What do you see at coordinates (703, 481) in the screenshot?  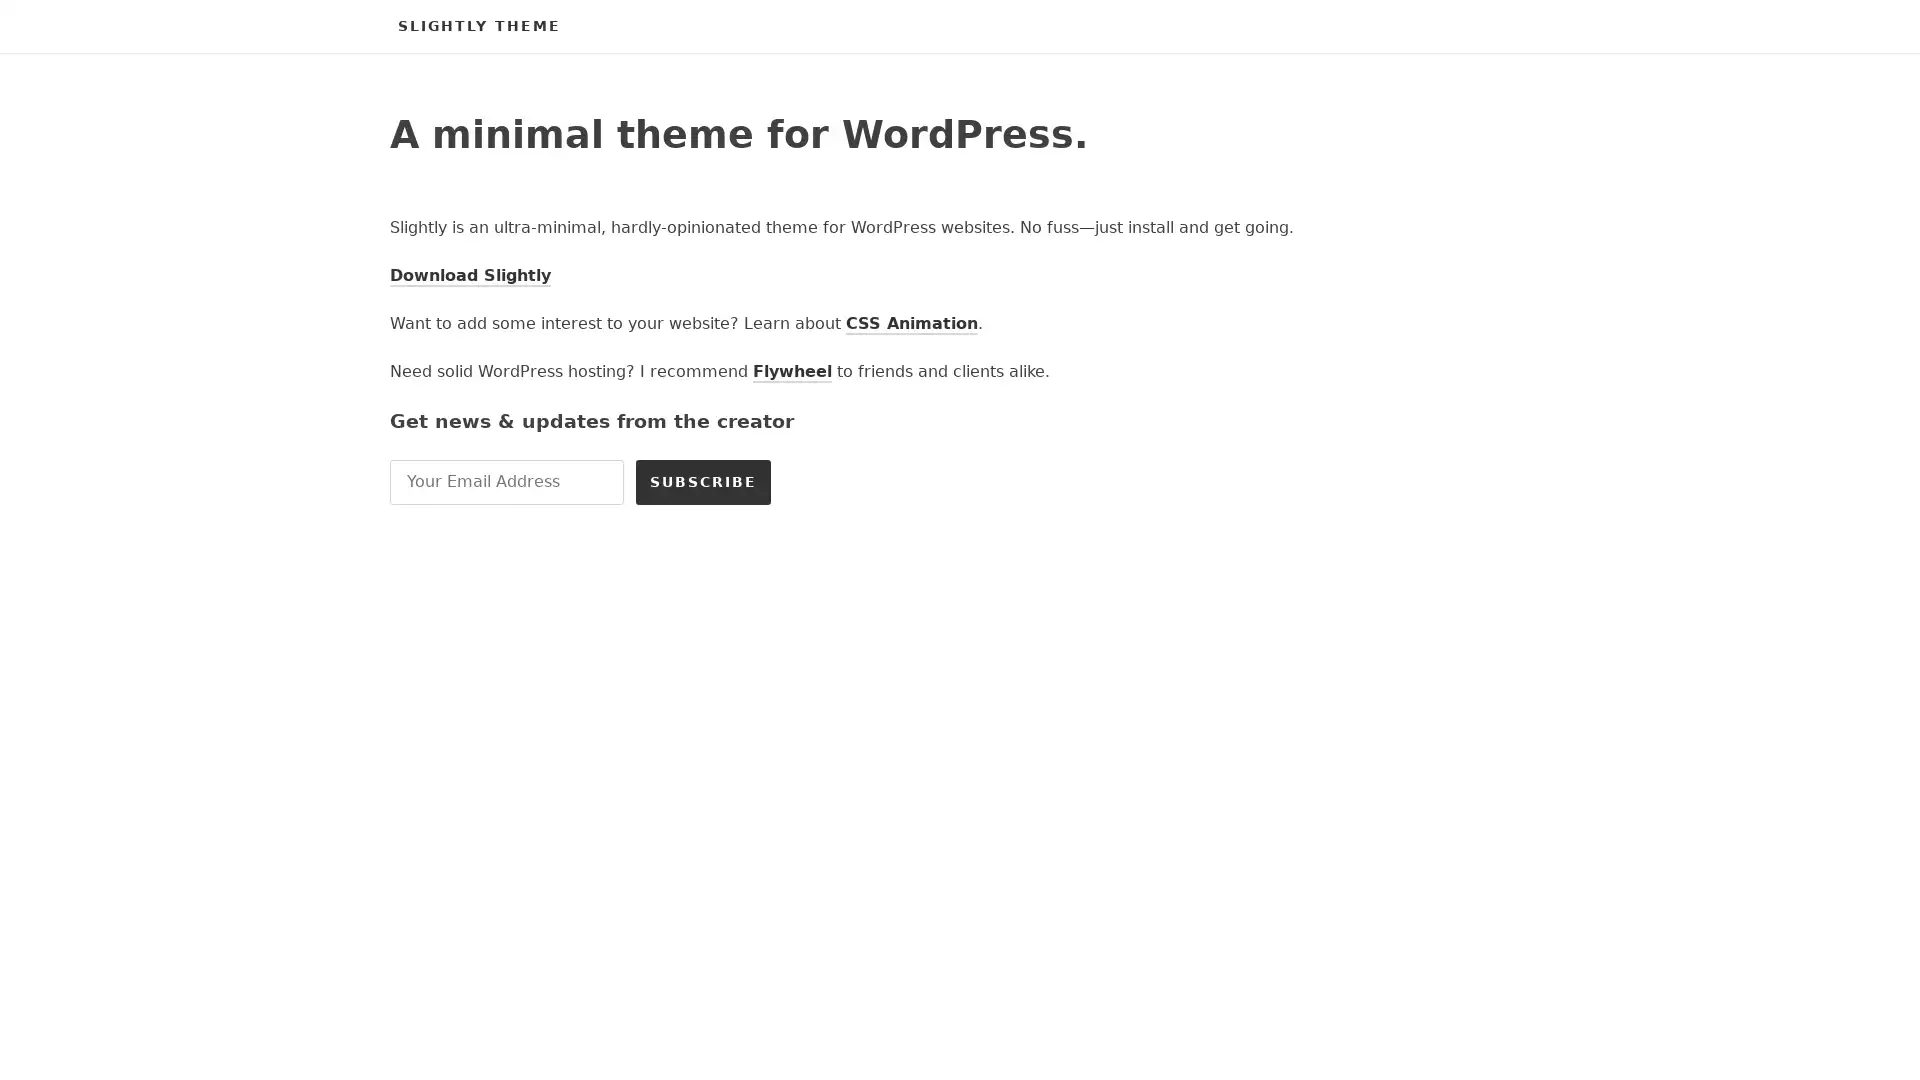 I see `Subscribe` at bounding box center [703, 481].